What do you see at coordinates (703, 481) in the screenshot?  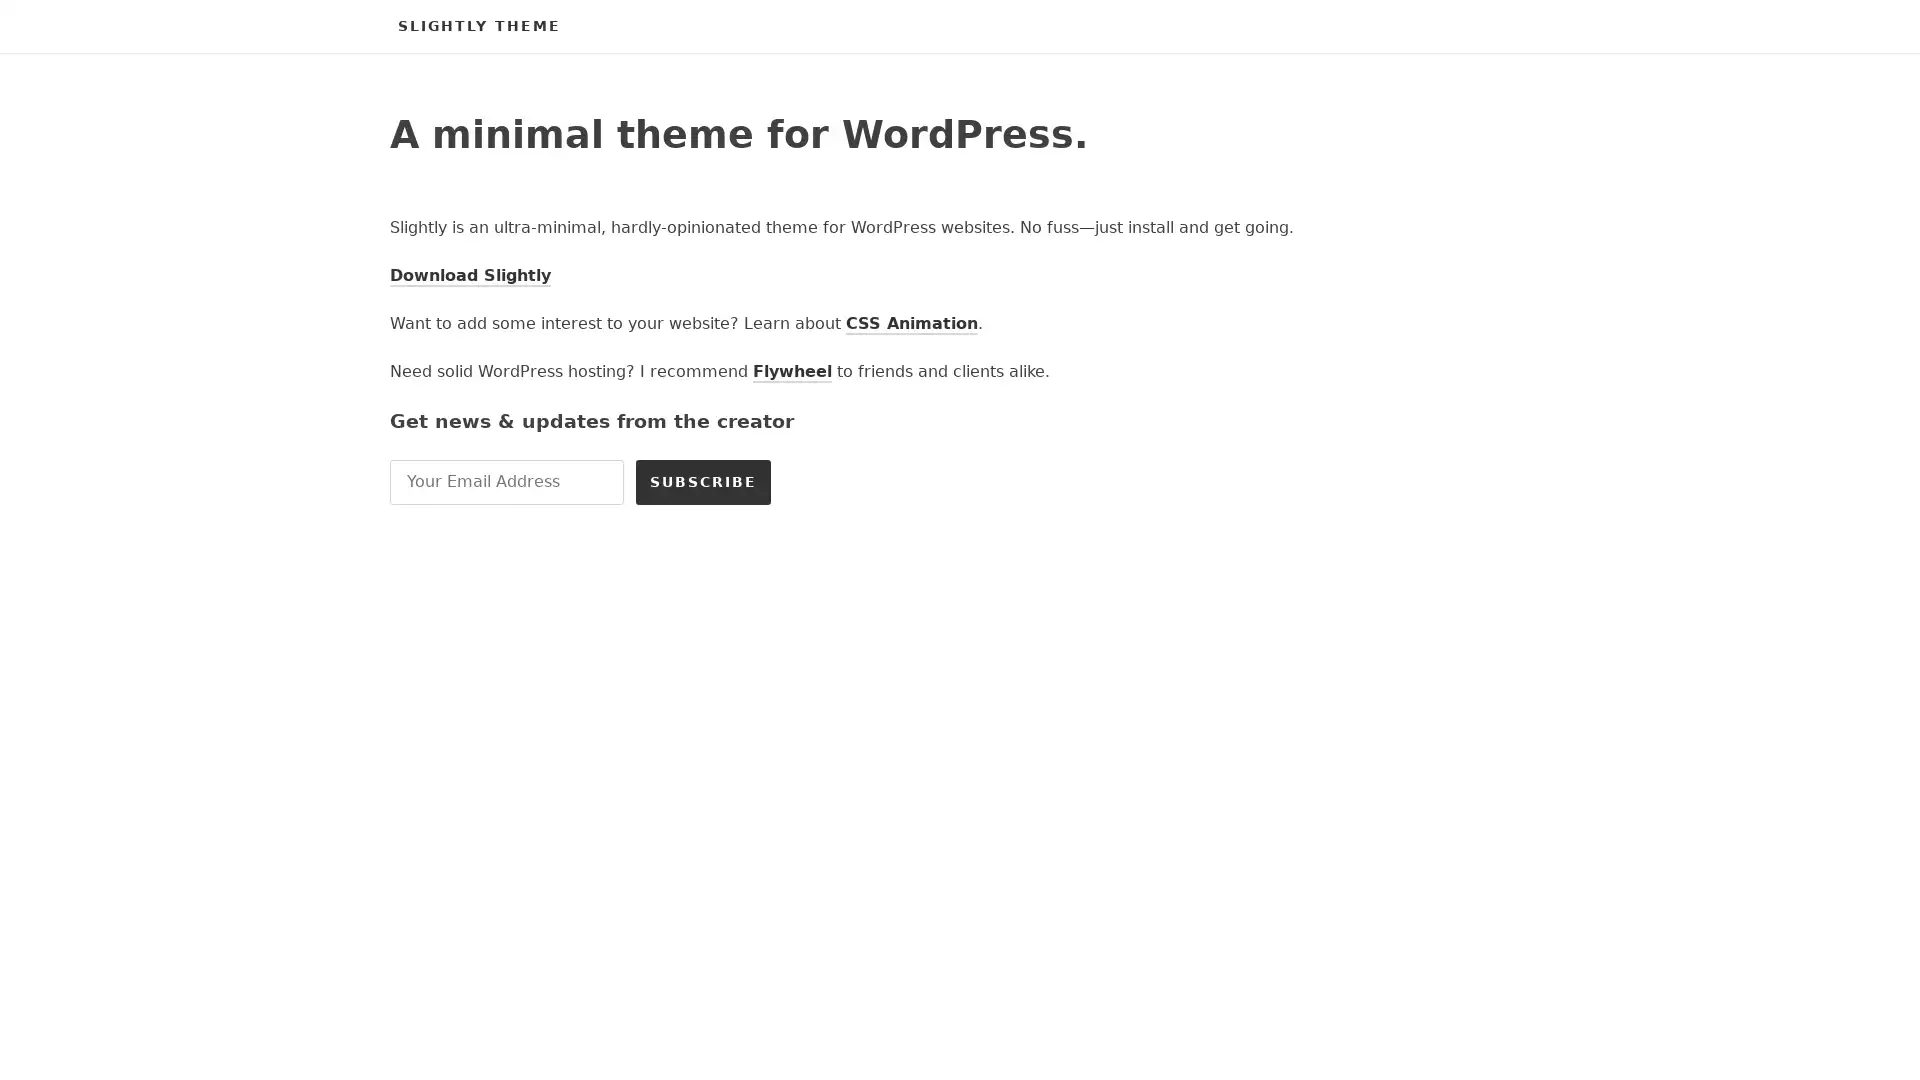 I see `Subscribe` at bounding box center [703, 481].